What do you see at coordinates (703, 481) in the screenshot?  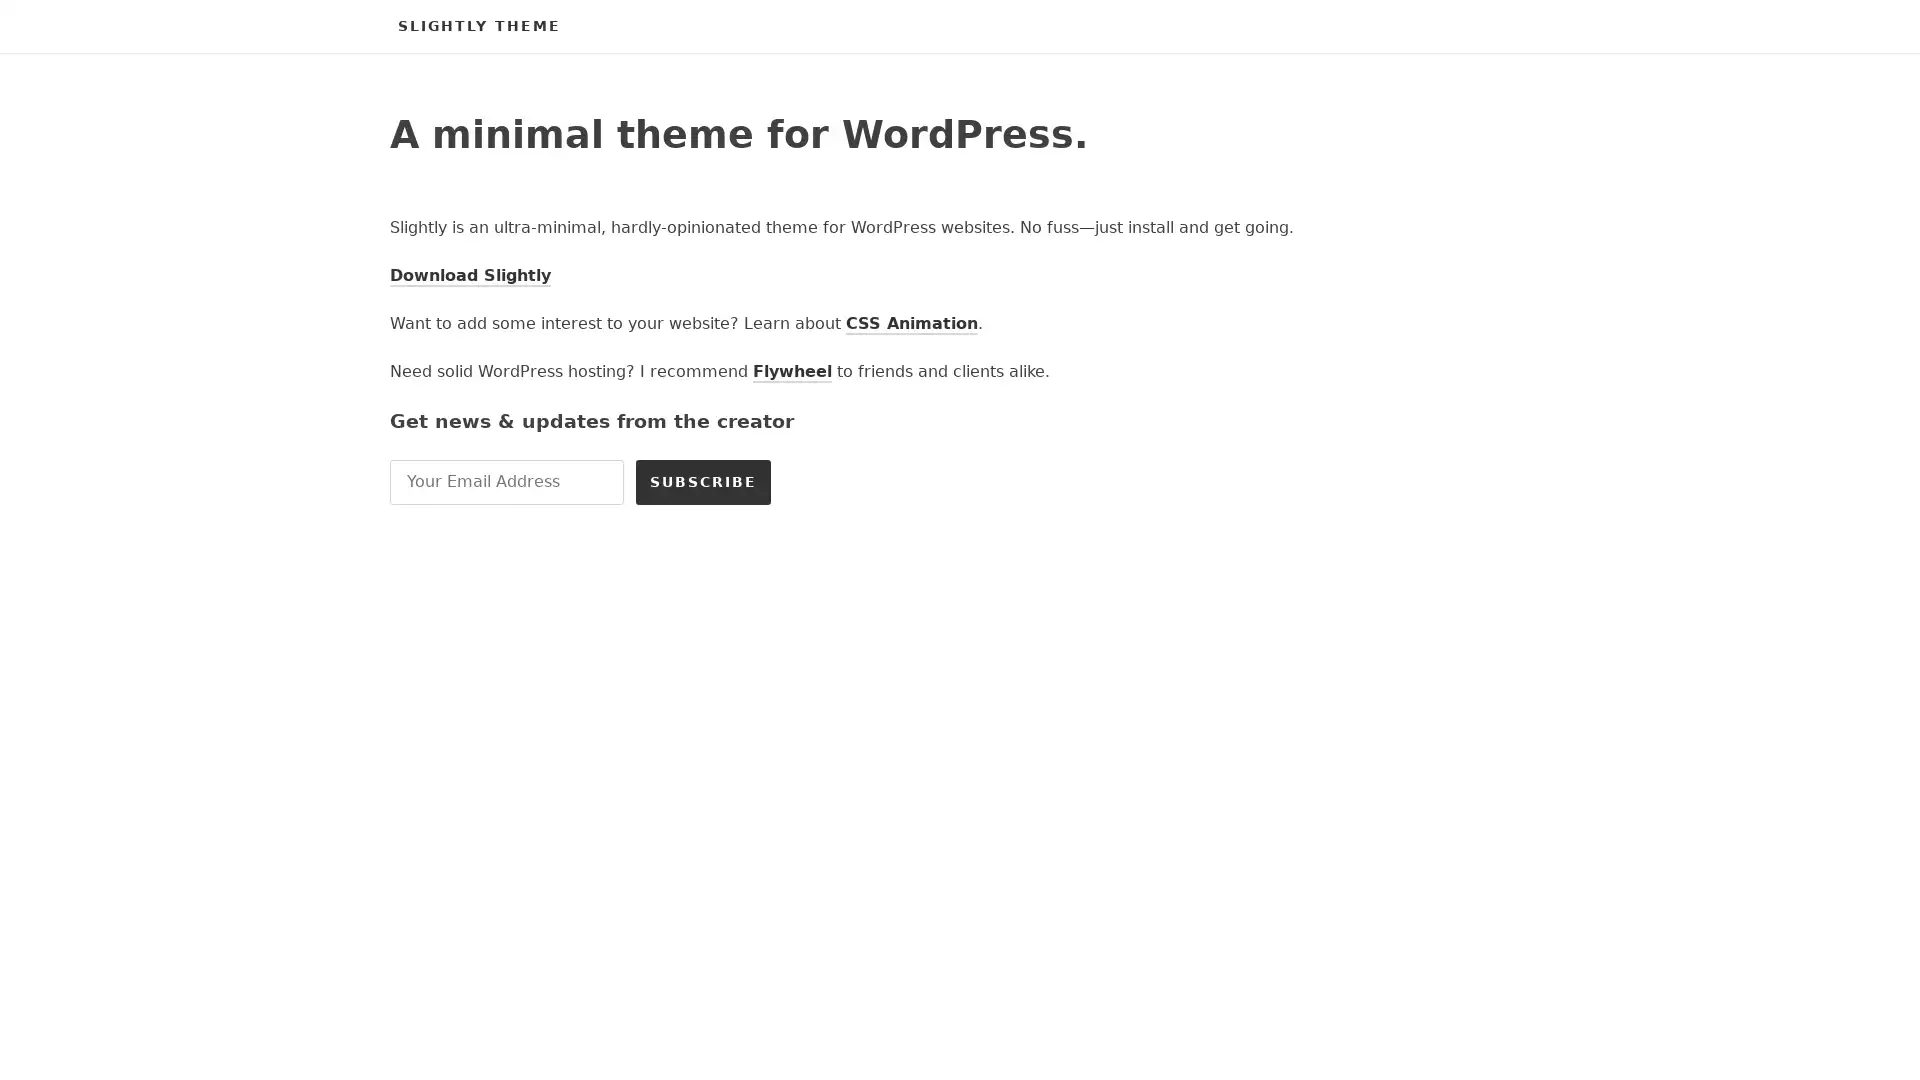 I see `Subscribe` at bounding box center [703, 481].